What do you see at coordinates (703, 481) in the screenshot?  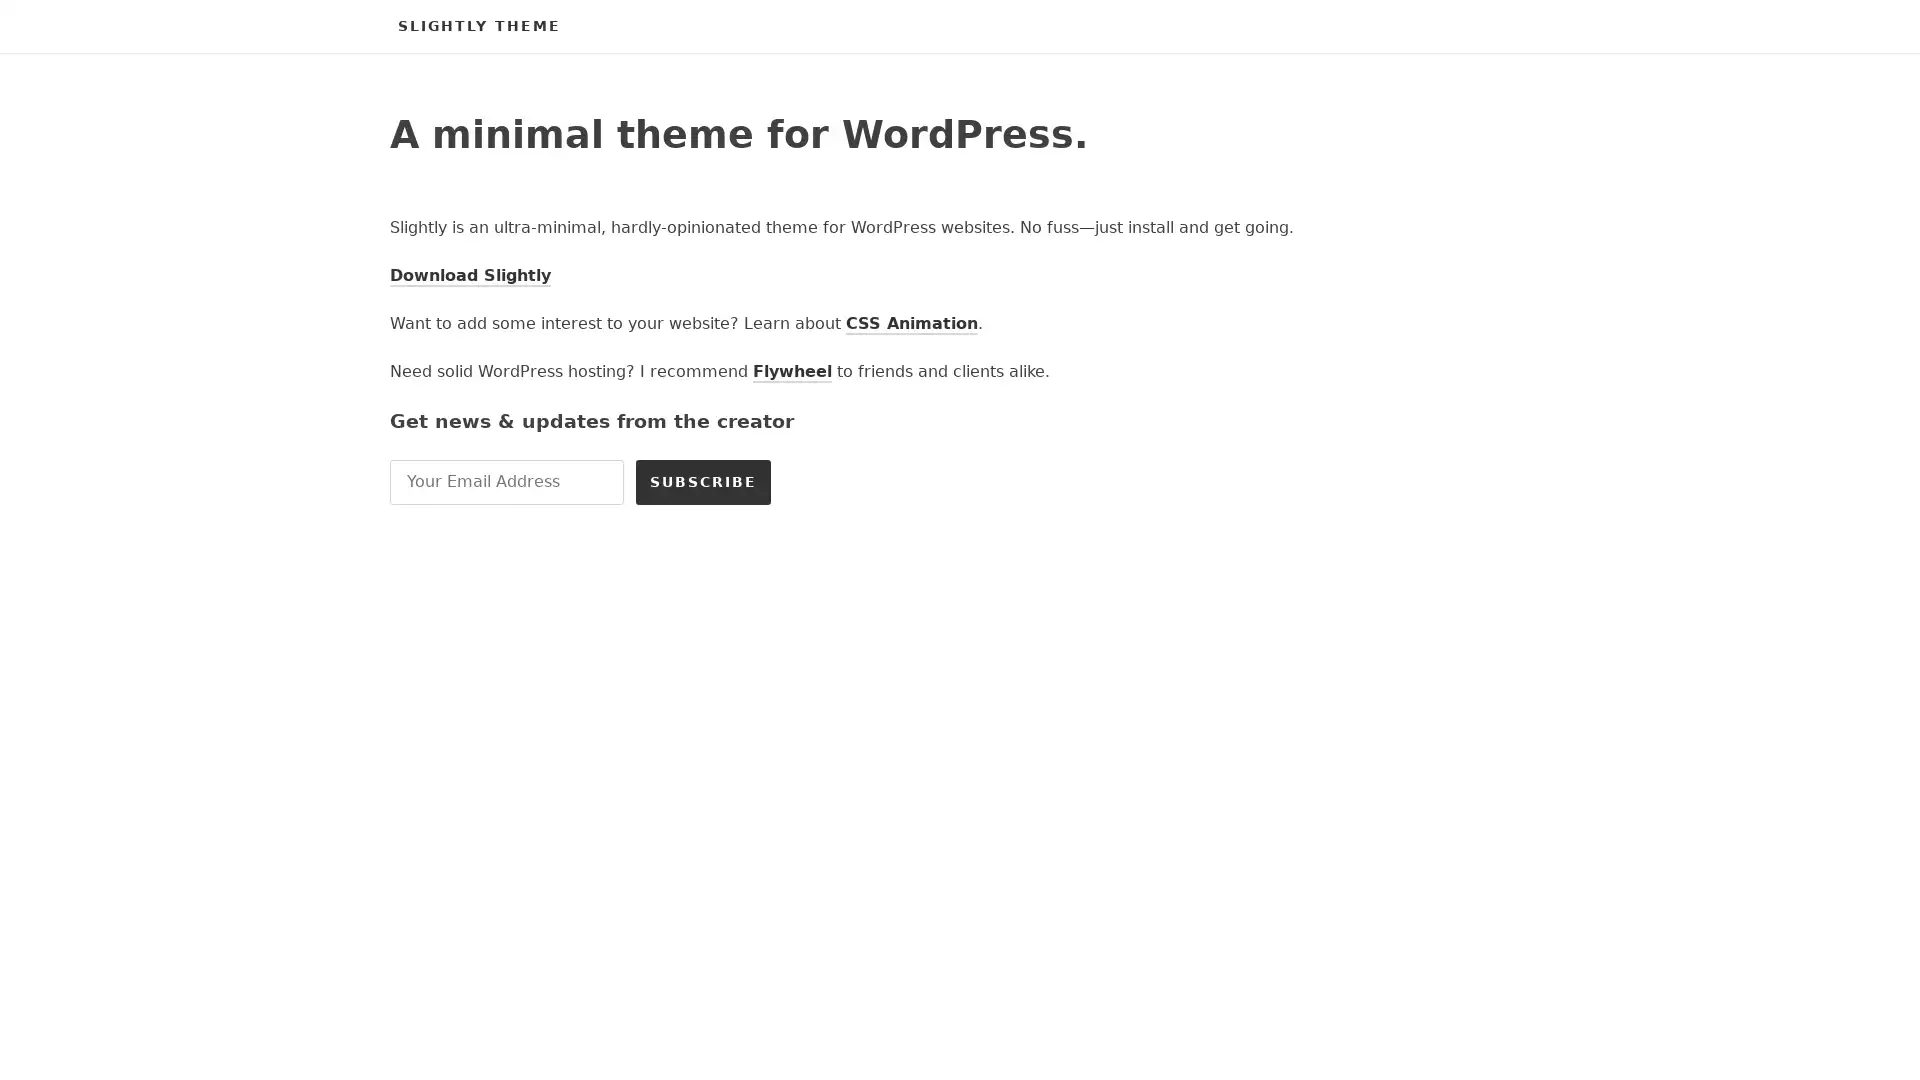 I see `Subscribe` at bounding box center [703, 481].